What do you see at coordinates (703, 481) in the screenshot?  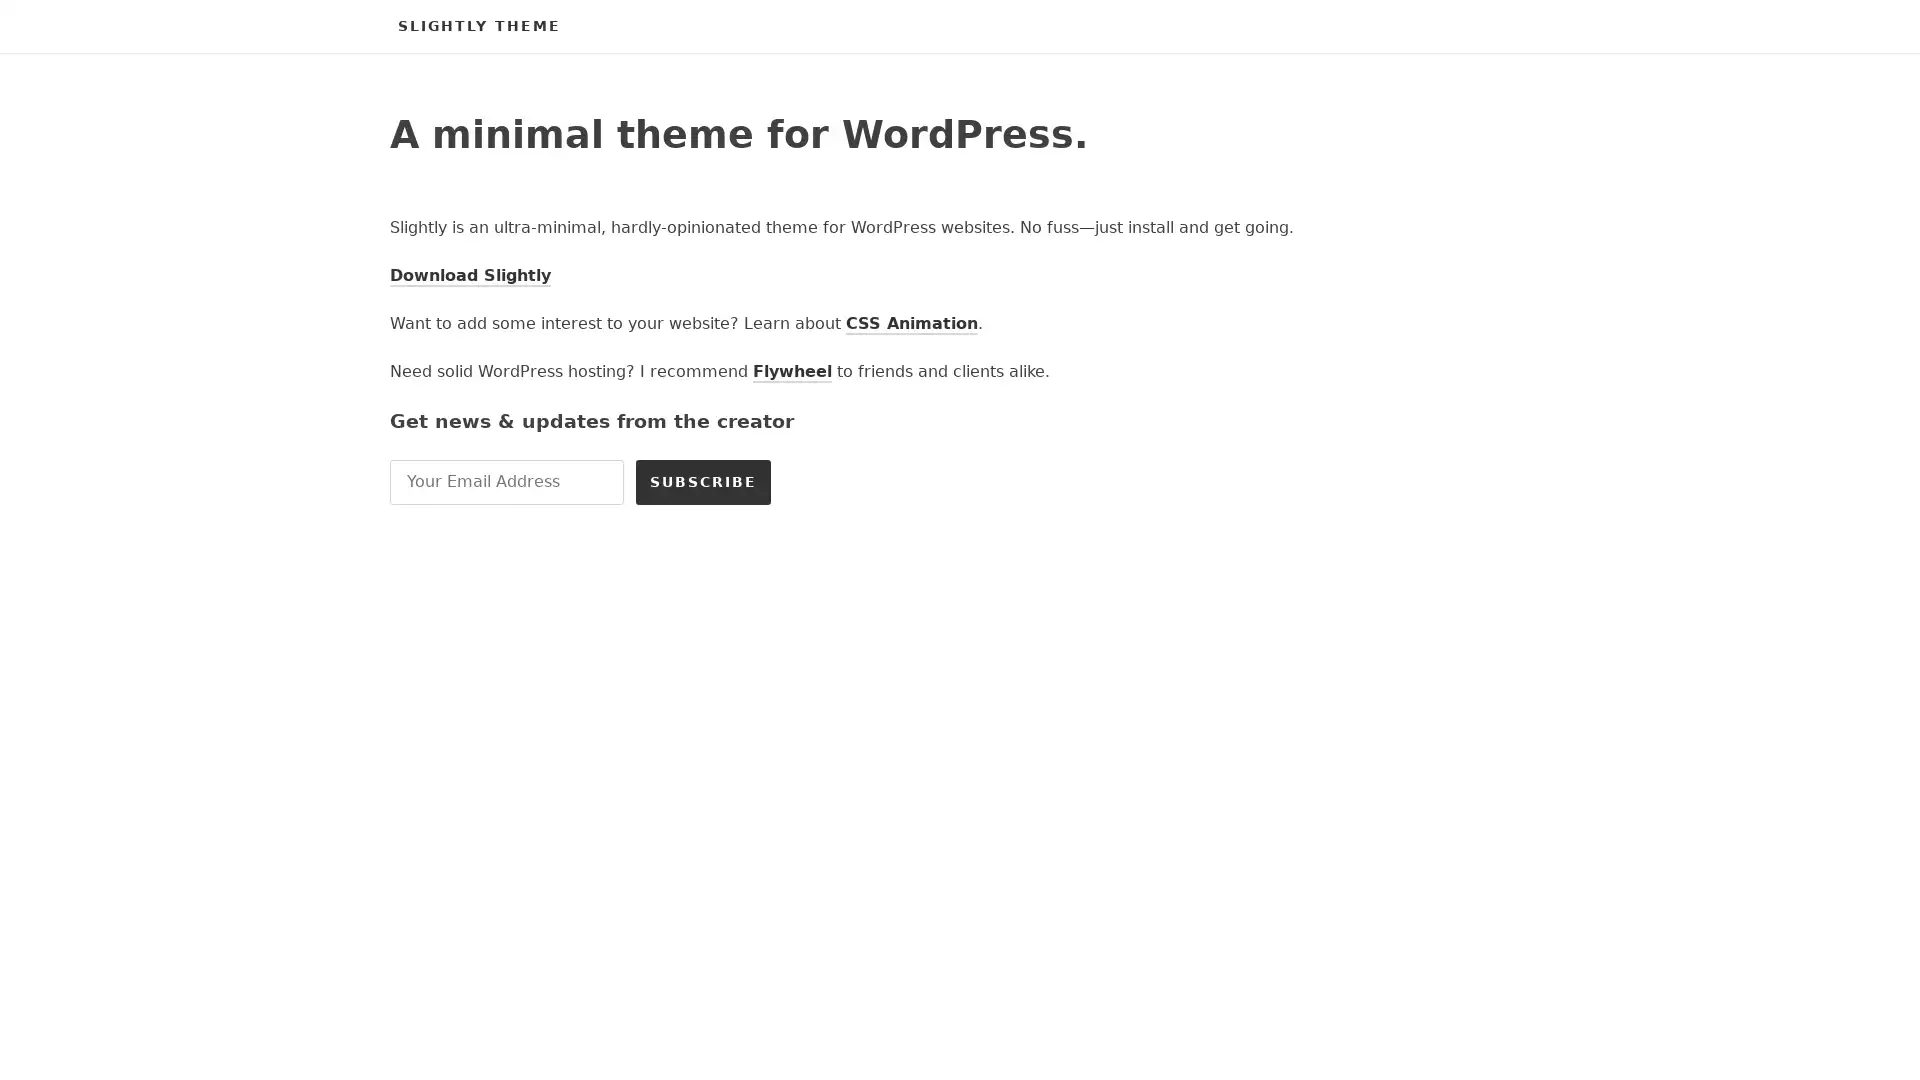 I see `Subscribe` at bounding box center [703, 481].